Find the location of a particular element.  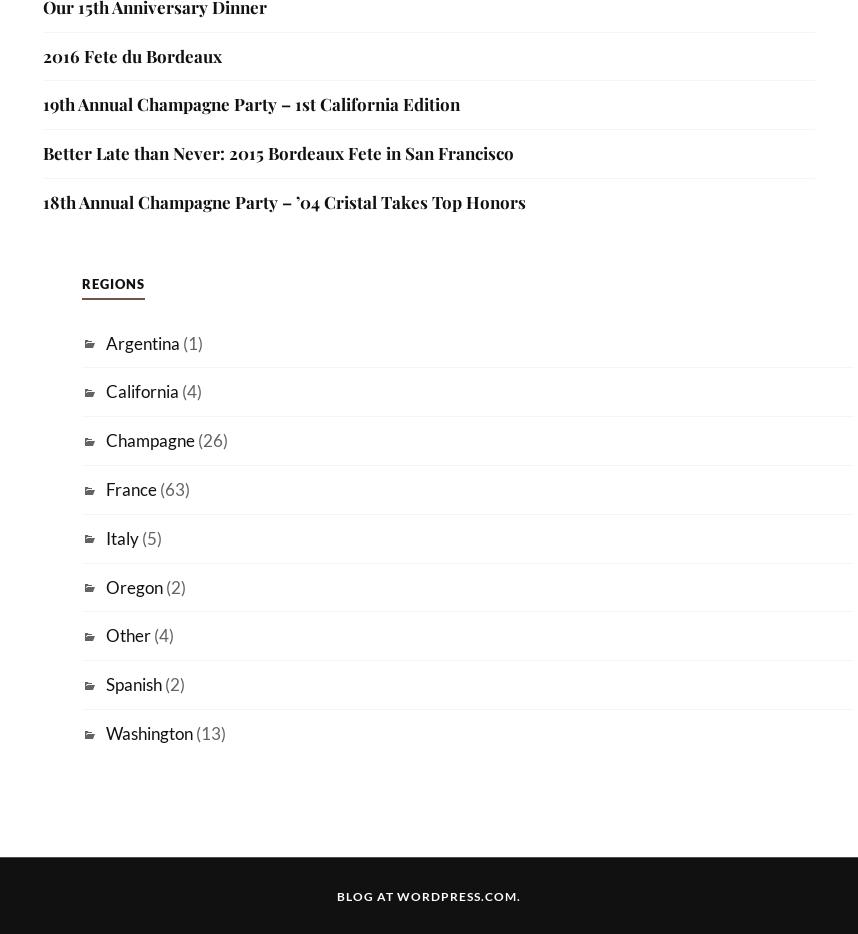

'Regions' is located at coordinates (112, 282).